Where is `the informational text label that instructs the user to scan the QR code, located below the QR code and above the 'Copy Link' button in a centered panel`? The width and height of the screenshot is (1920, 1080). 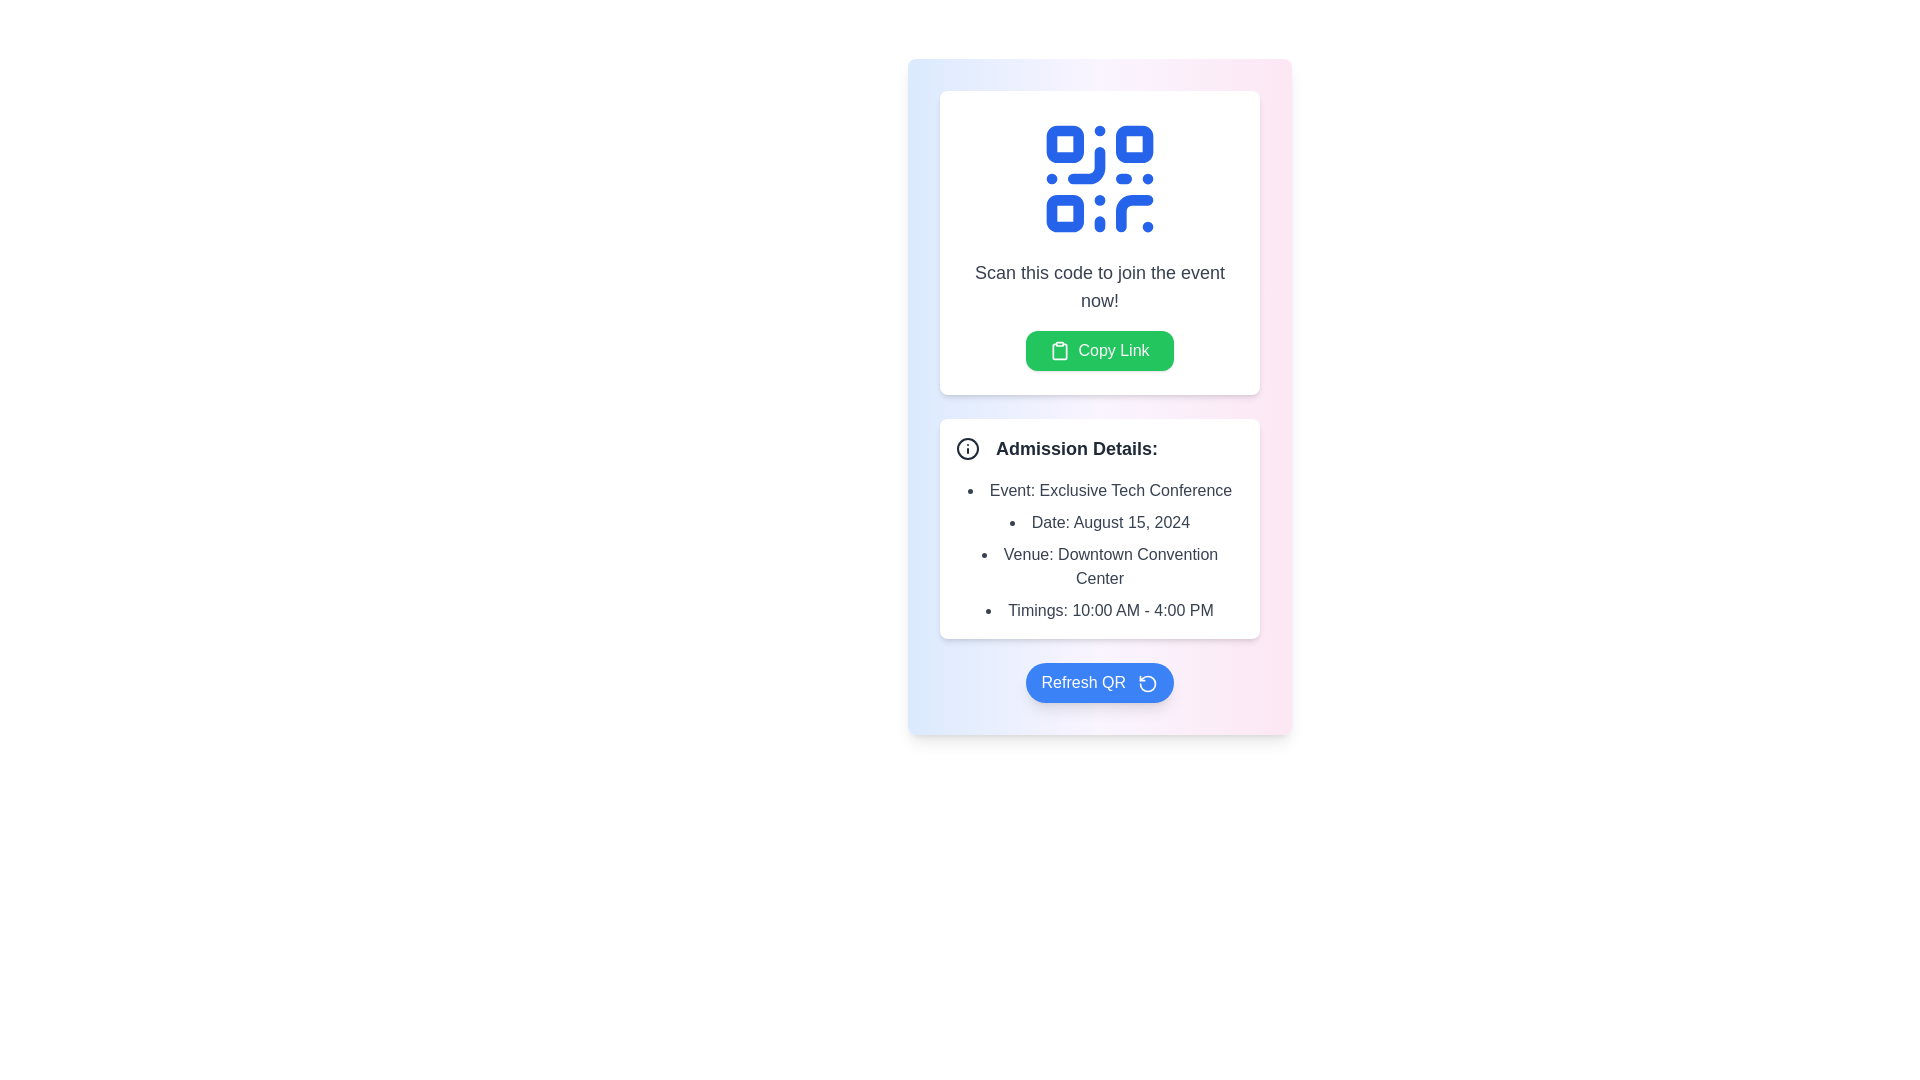 the informational text label that instructs the user to scan the QR code, located below the QR code and above the 'Copy Link' button in a centered panel is located at coordinates (1098, 286).